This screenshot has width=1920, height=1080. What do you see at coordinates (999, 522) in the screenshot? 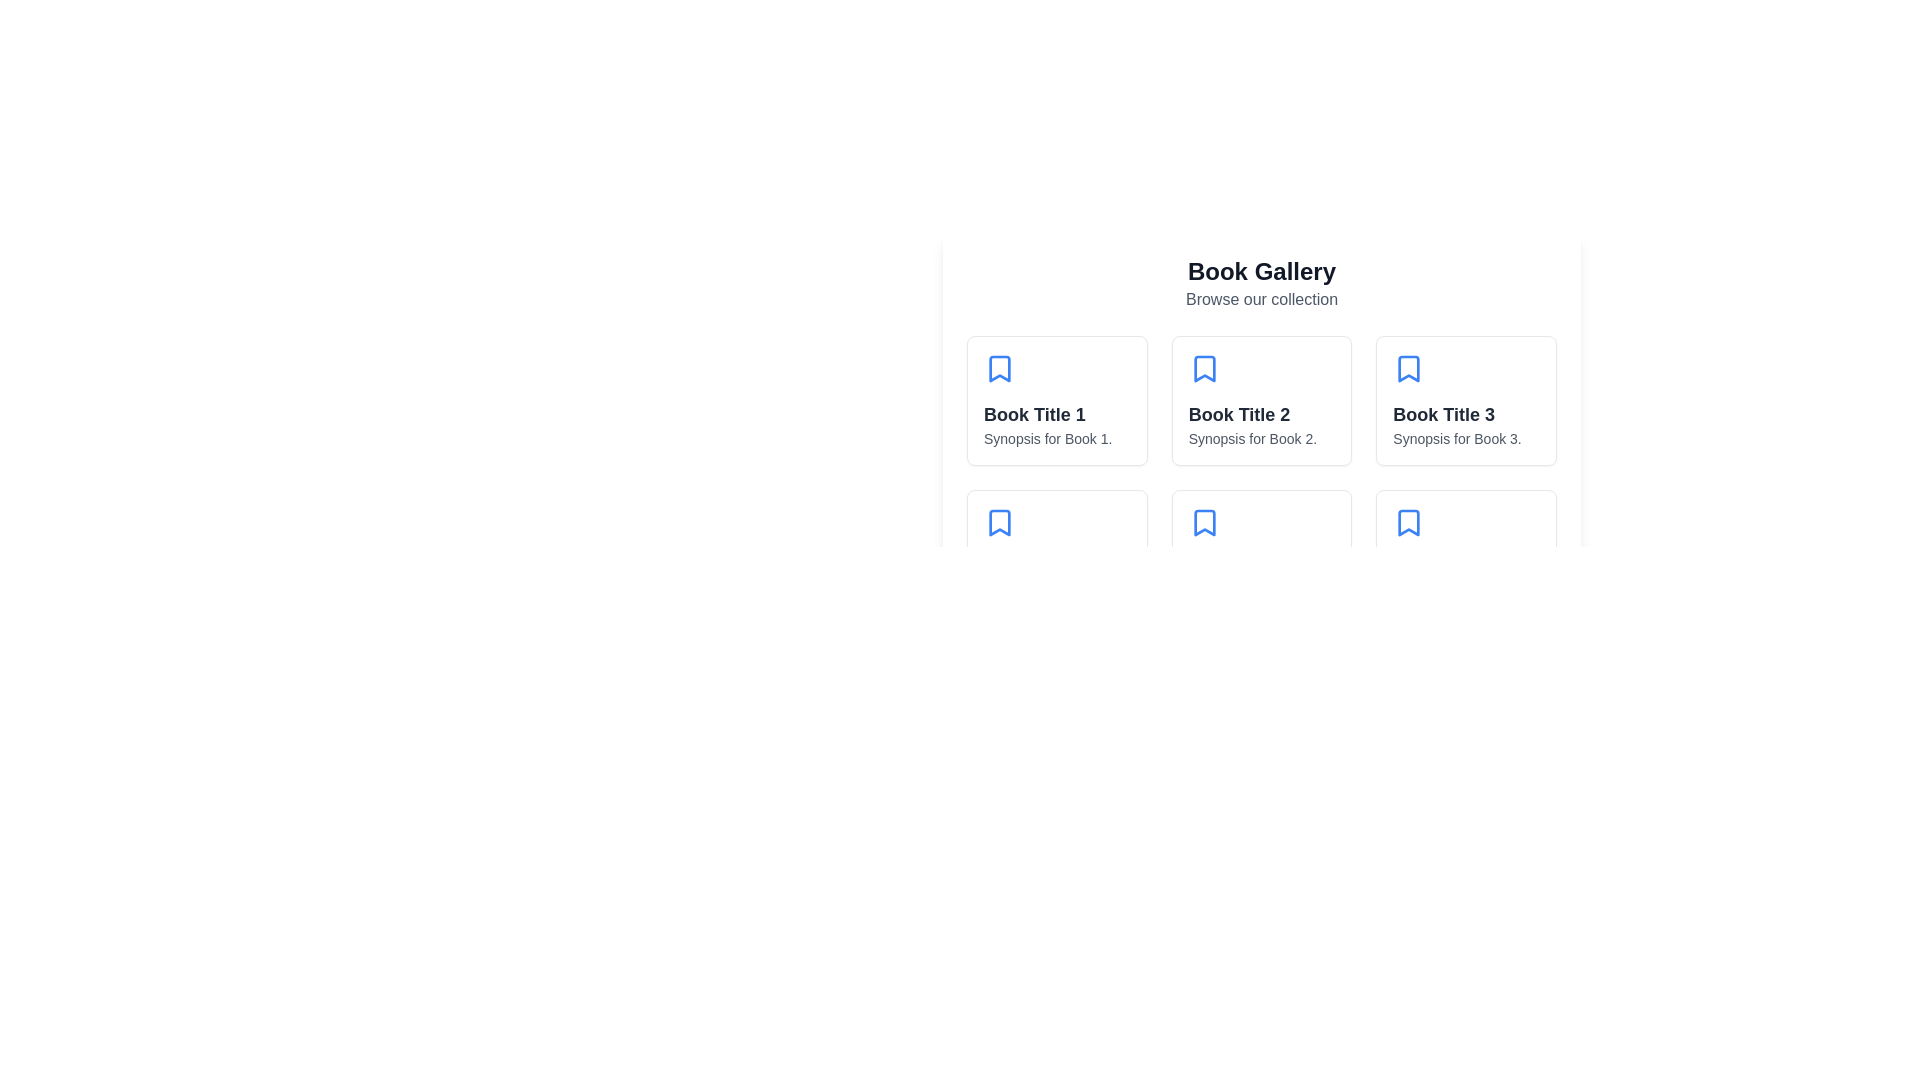
I see `the Bookmark icon located in the center of the grid cell below 'Book Title 1'` at bounding box center [999, 522].